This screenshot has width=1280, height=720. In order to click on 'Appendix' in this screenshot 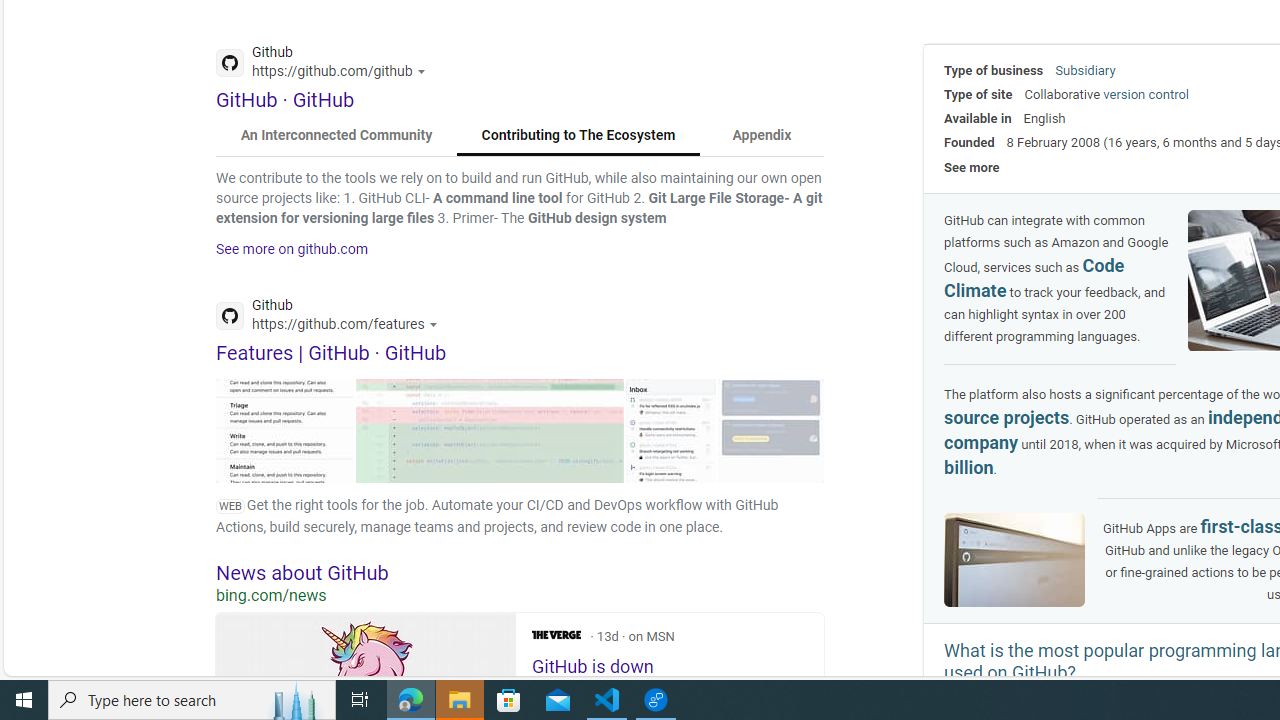, I will do `click(760, 135)`.